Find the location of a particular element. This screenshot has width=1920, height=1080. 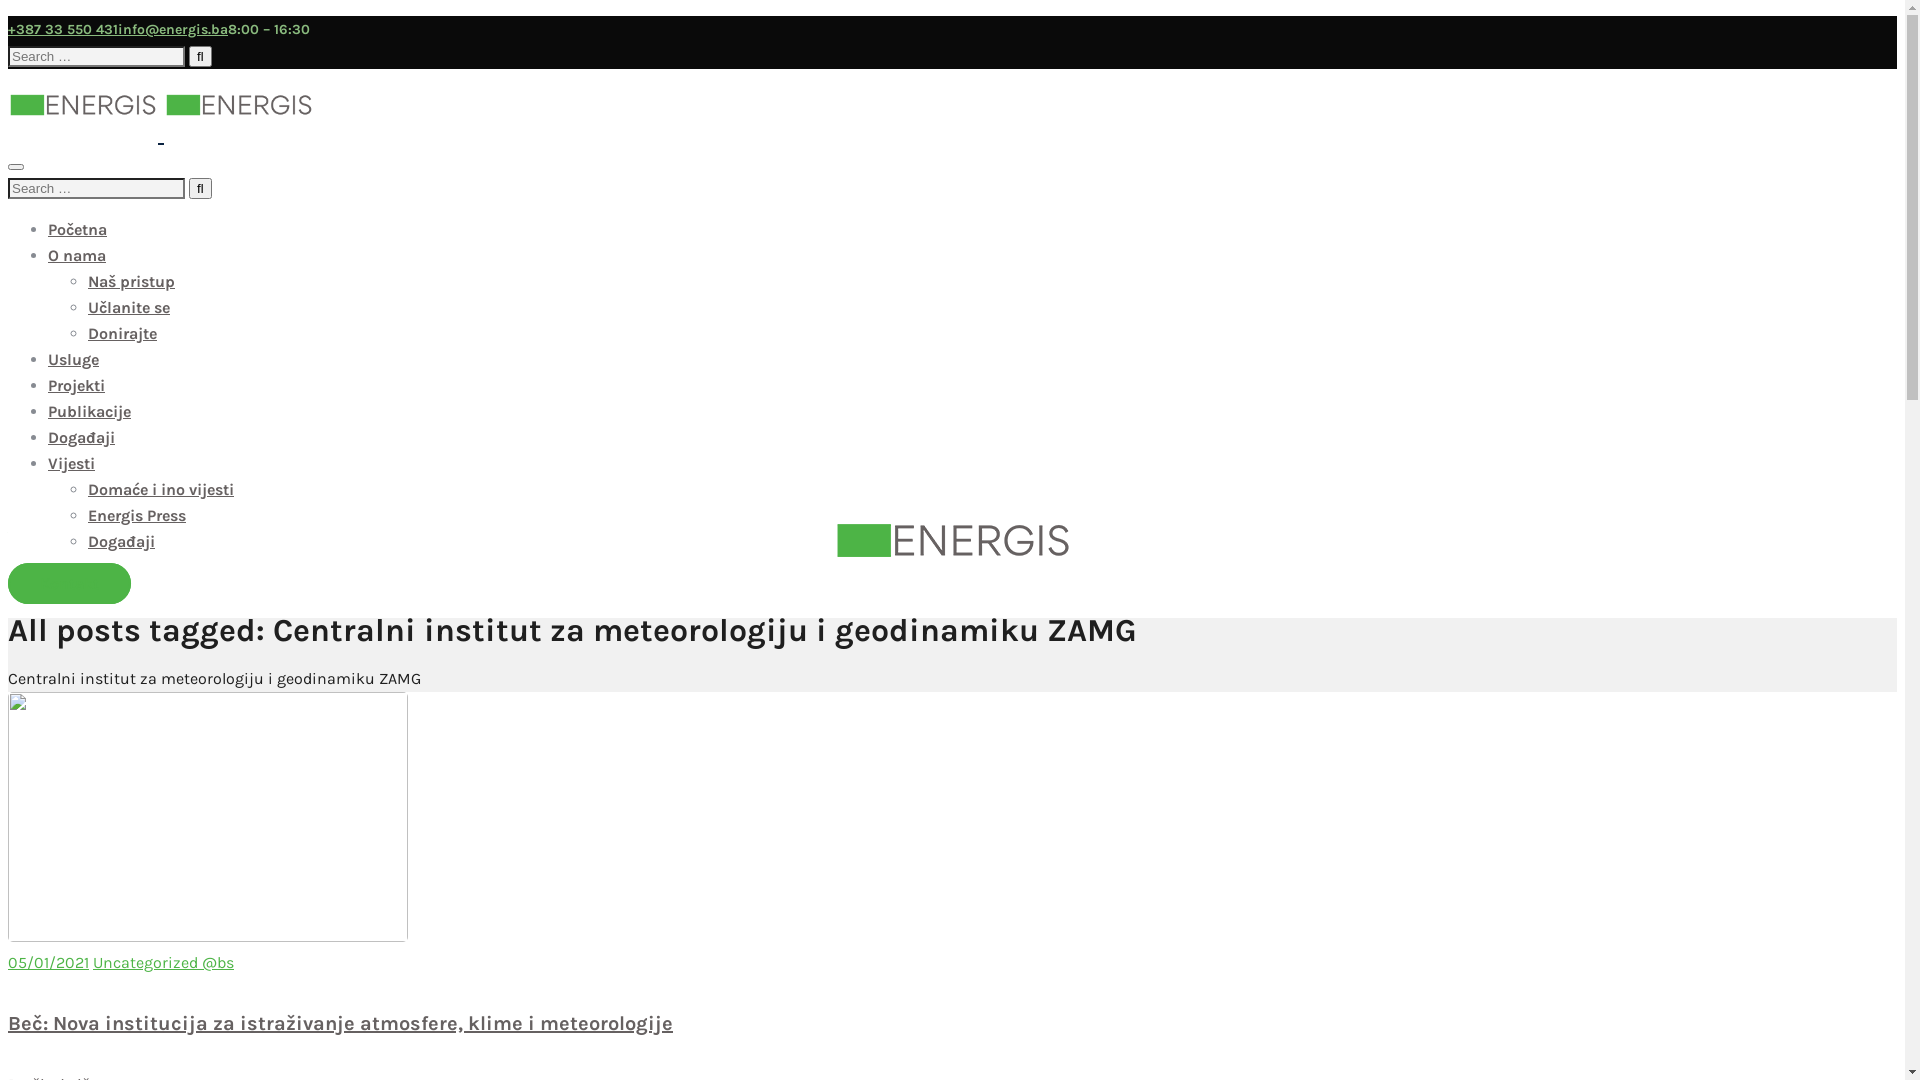

'Energis Press' is located at coordinates (136, 514).